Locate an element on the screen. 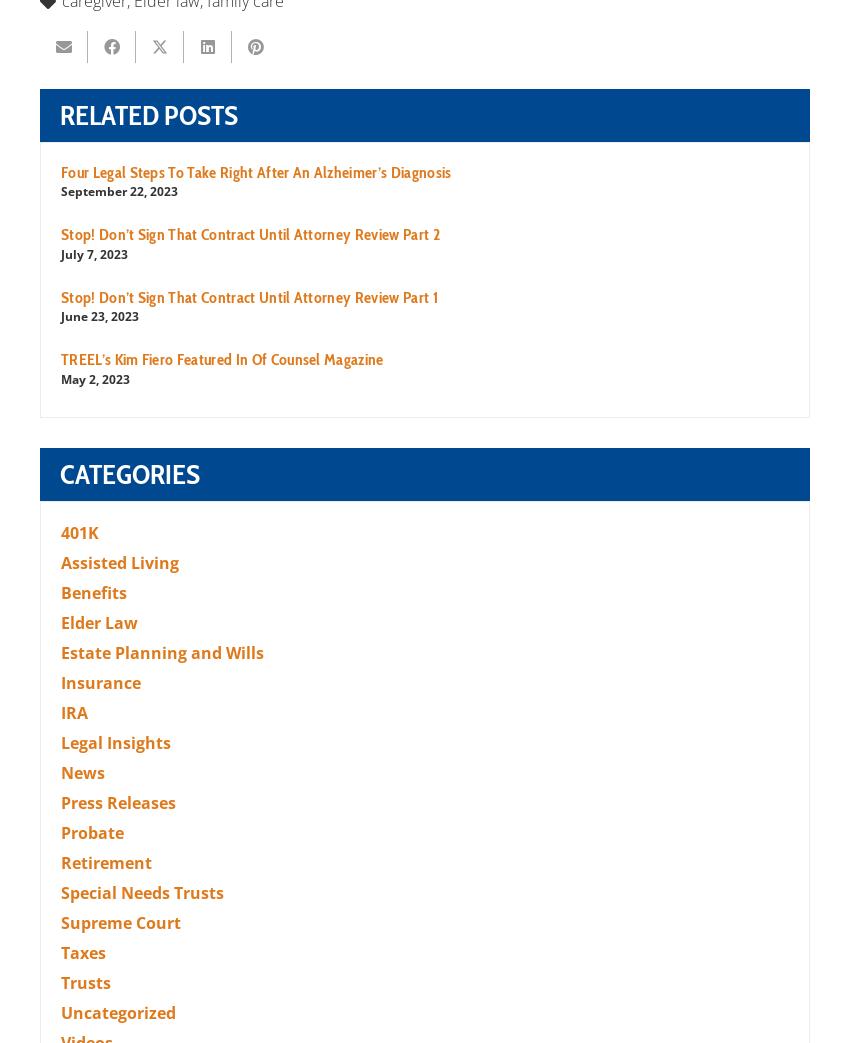 This screenshot has height=1043, width=850. 'Uncategorized' is located at coordinates (61, 1012).